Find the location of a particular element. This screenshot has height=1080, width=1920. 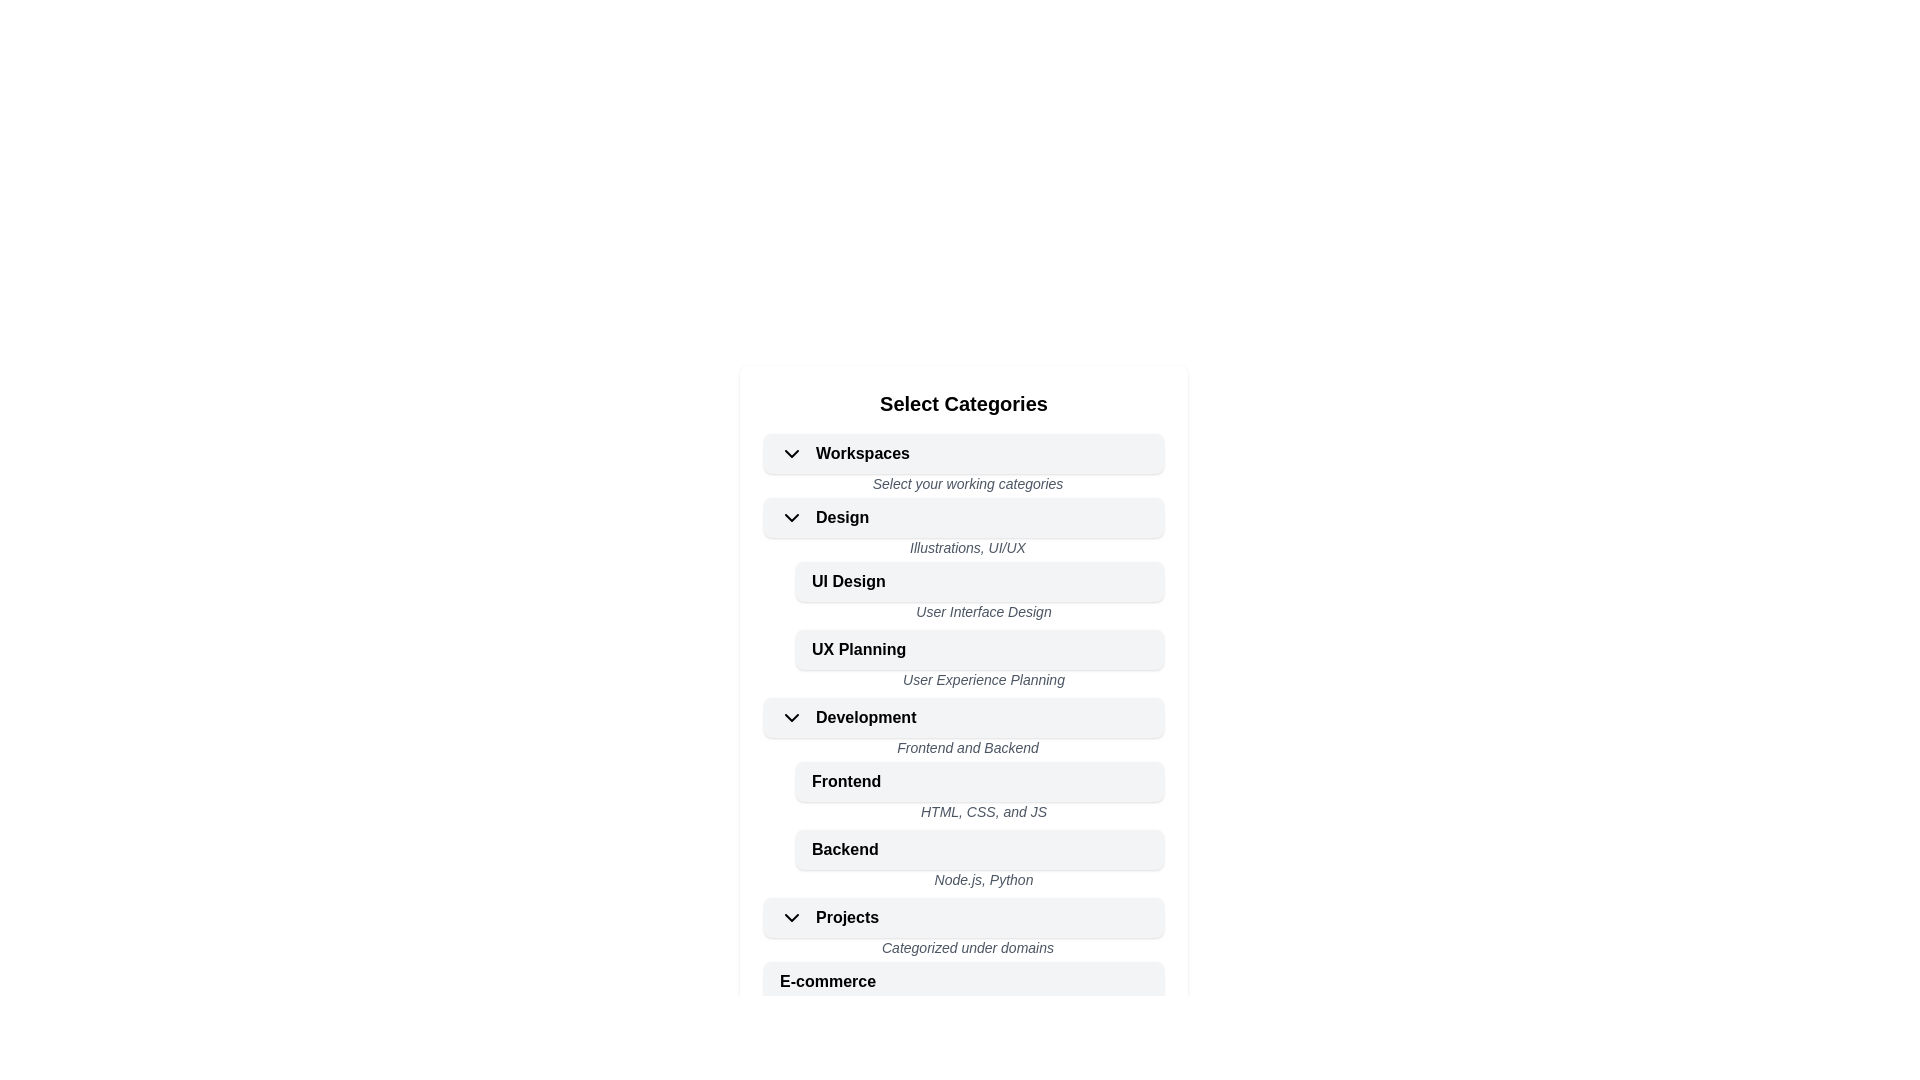

the 'E-commerce' button is located at coordinates (964, 981).